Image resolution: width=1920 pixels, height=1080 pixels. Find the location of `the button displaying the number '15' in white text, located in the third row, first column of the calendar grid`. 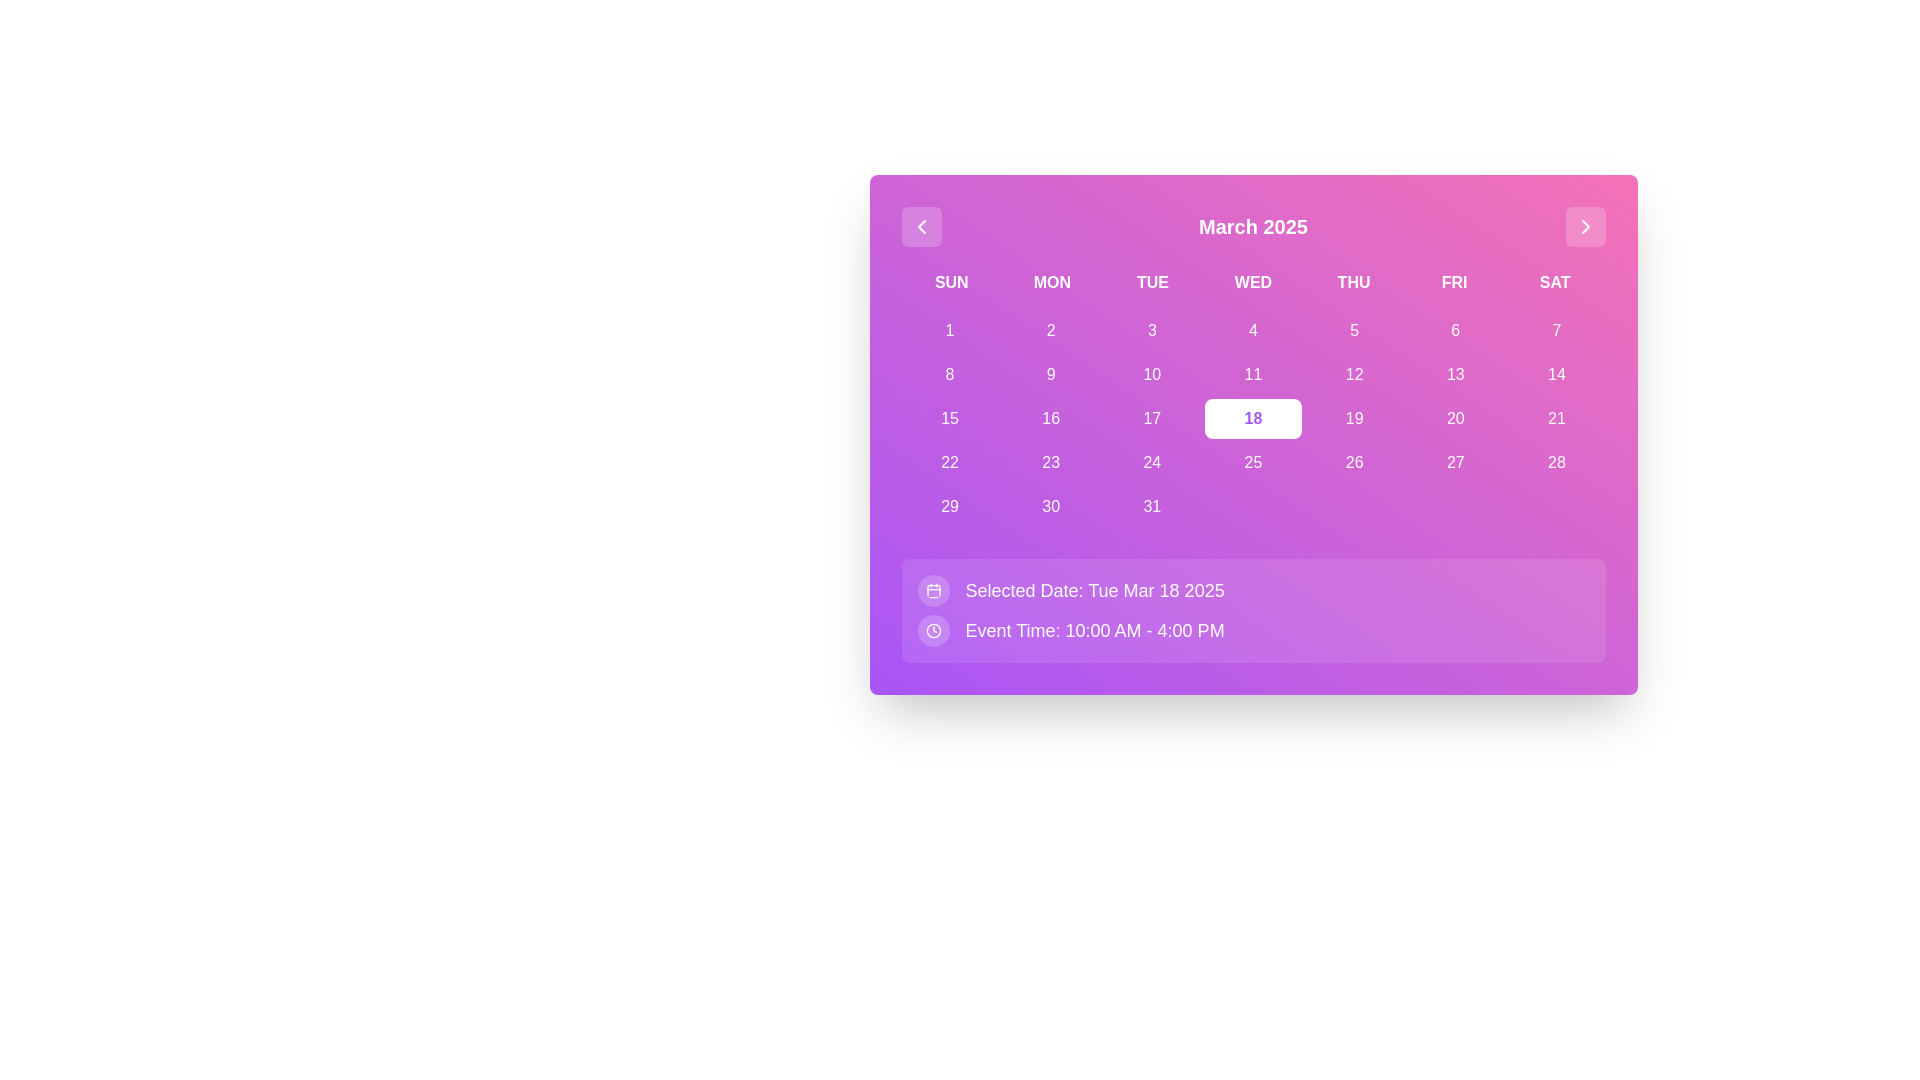

the button displaying the number '15' in white text, located in the third row, first column of the calendar grid is located at coordinates (949, 418).